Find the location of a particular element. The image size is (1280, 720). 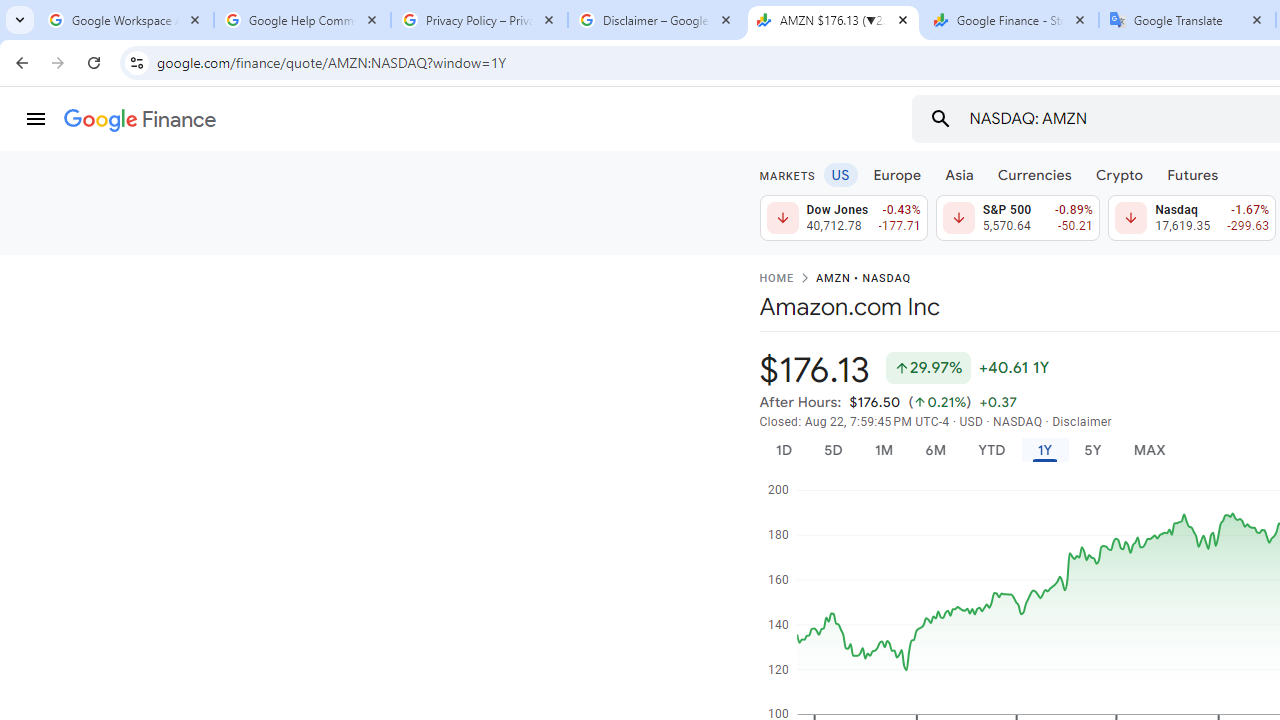

'Asia' is located at coordinates (958, 173).